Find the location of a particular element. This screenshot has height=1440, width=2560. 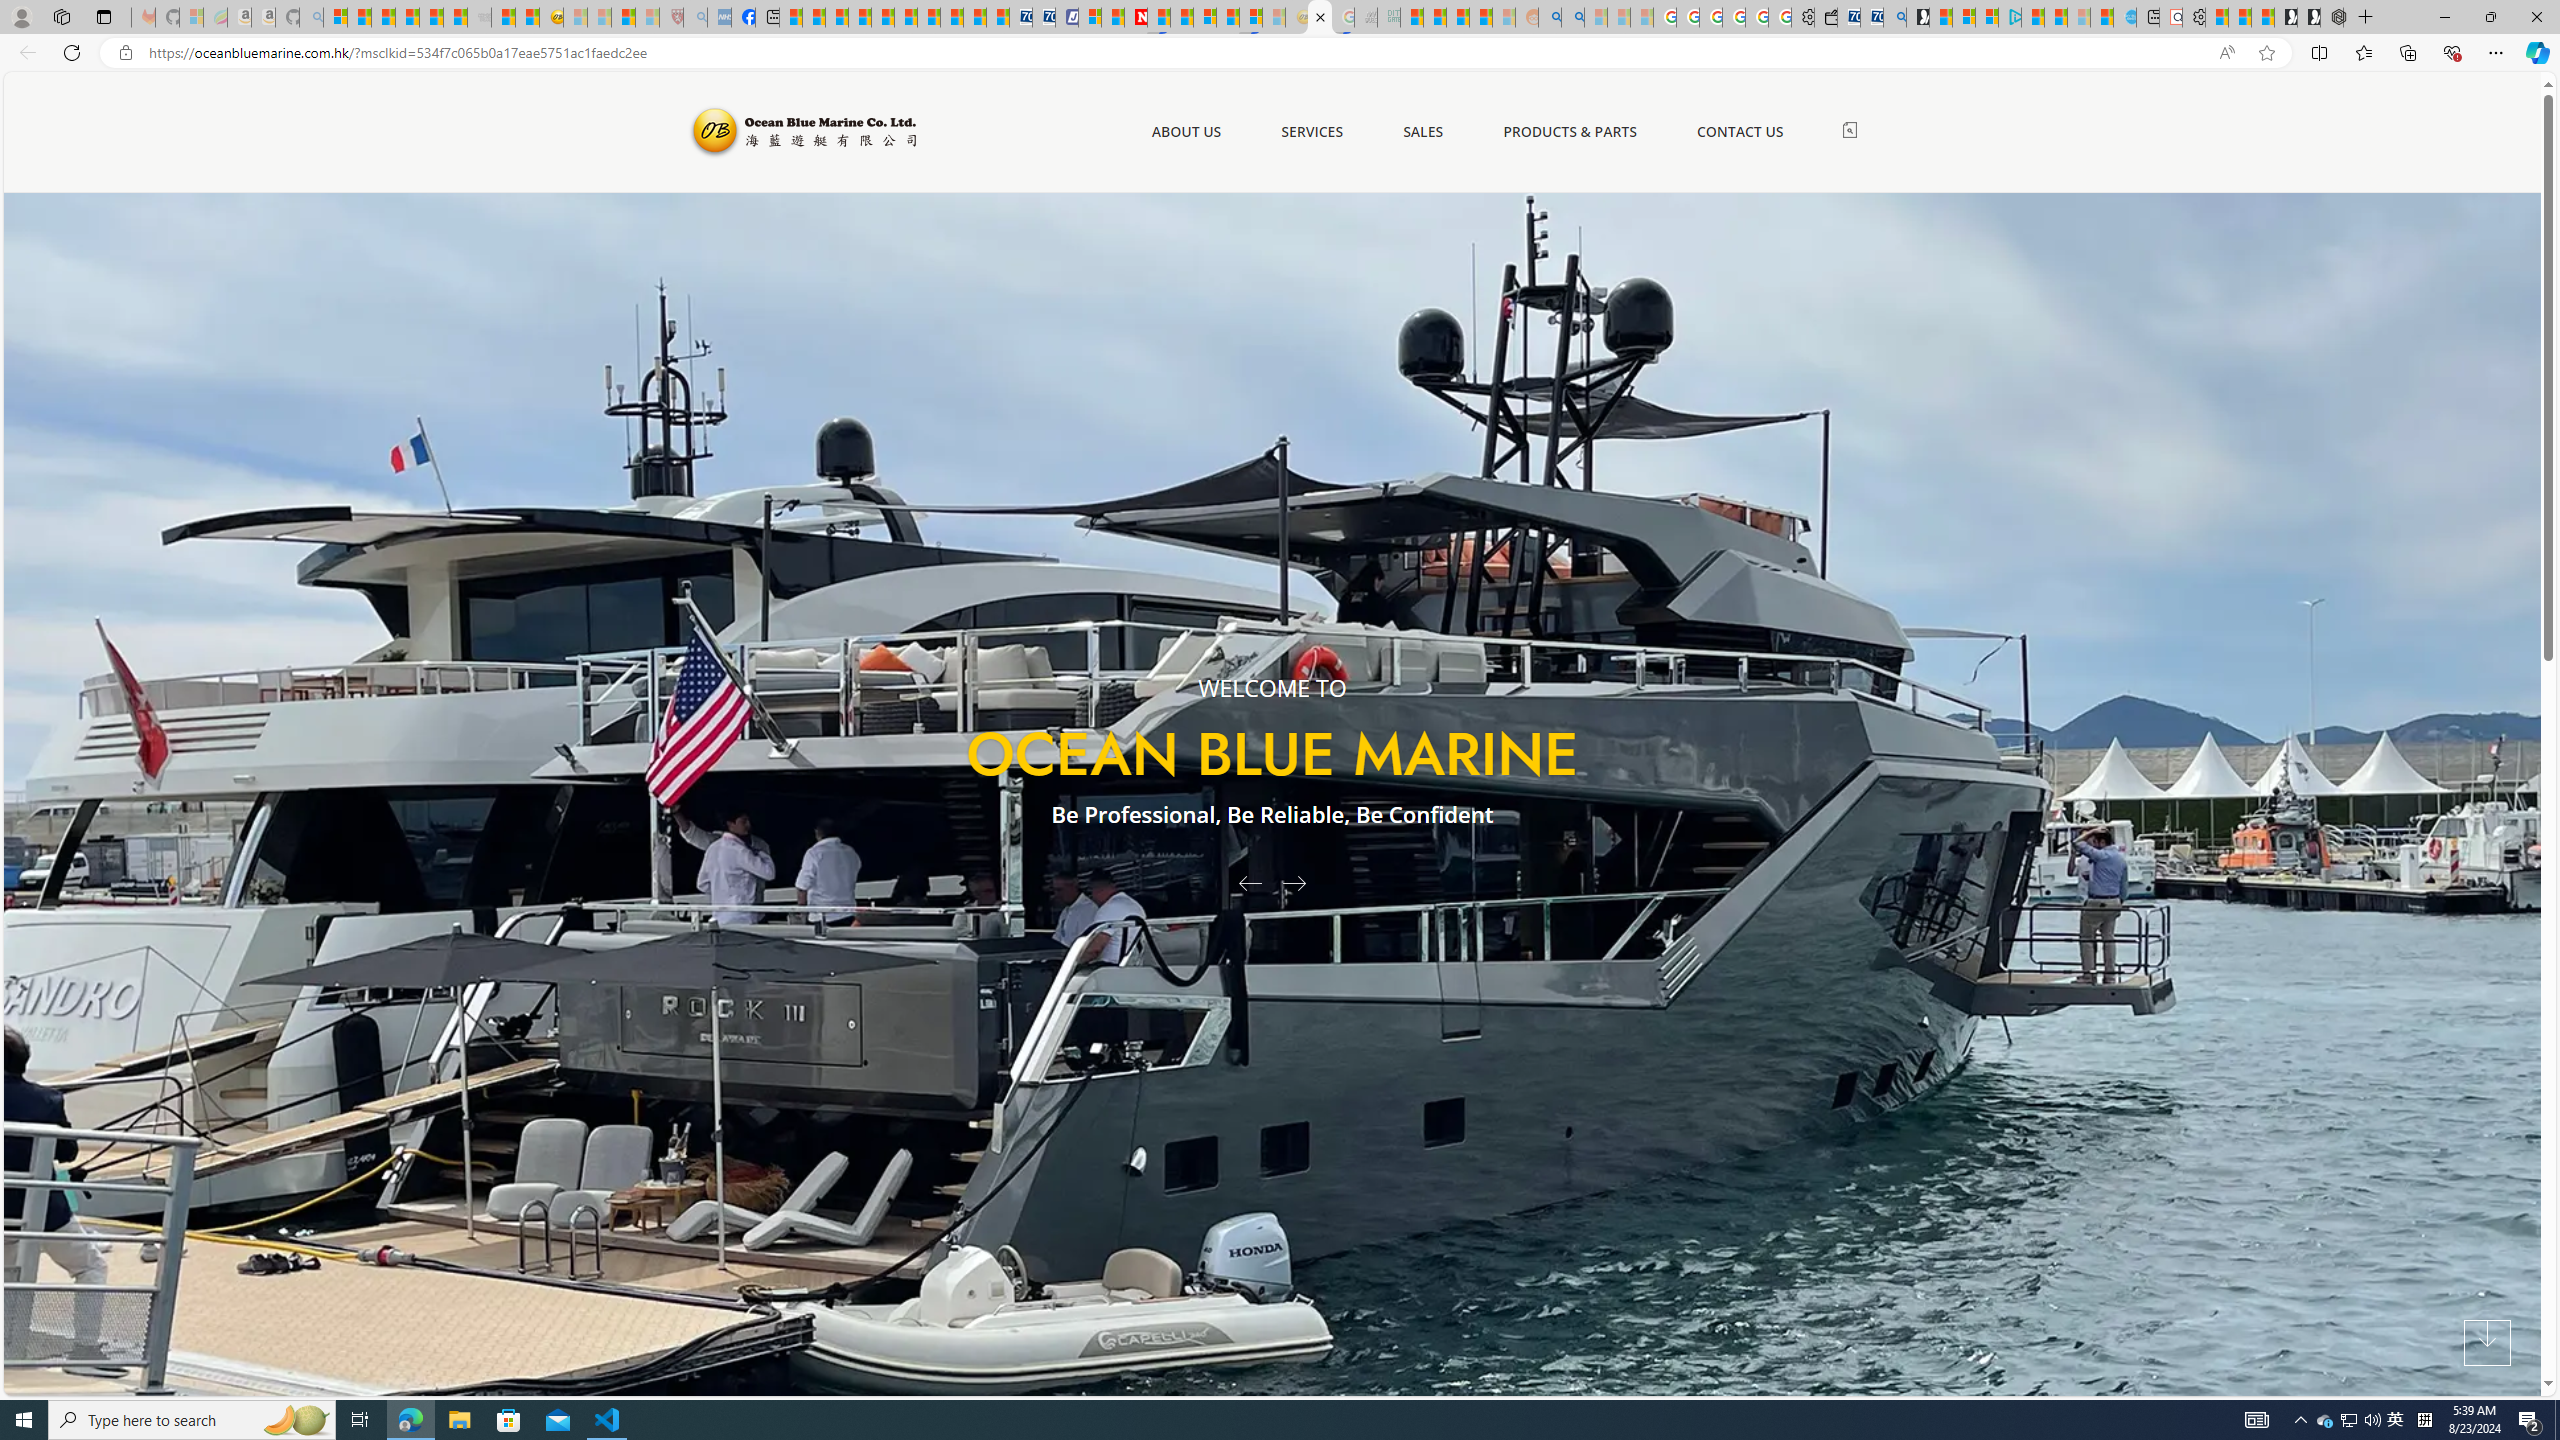

'CONTACT US' is located at coordinates (1740, 130).